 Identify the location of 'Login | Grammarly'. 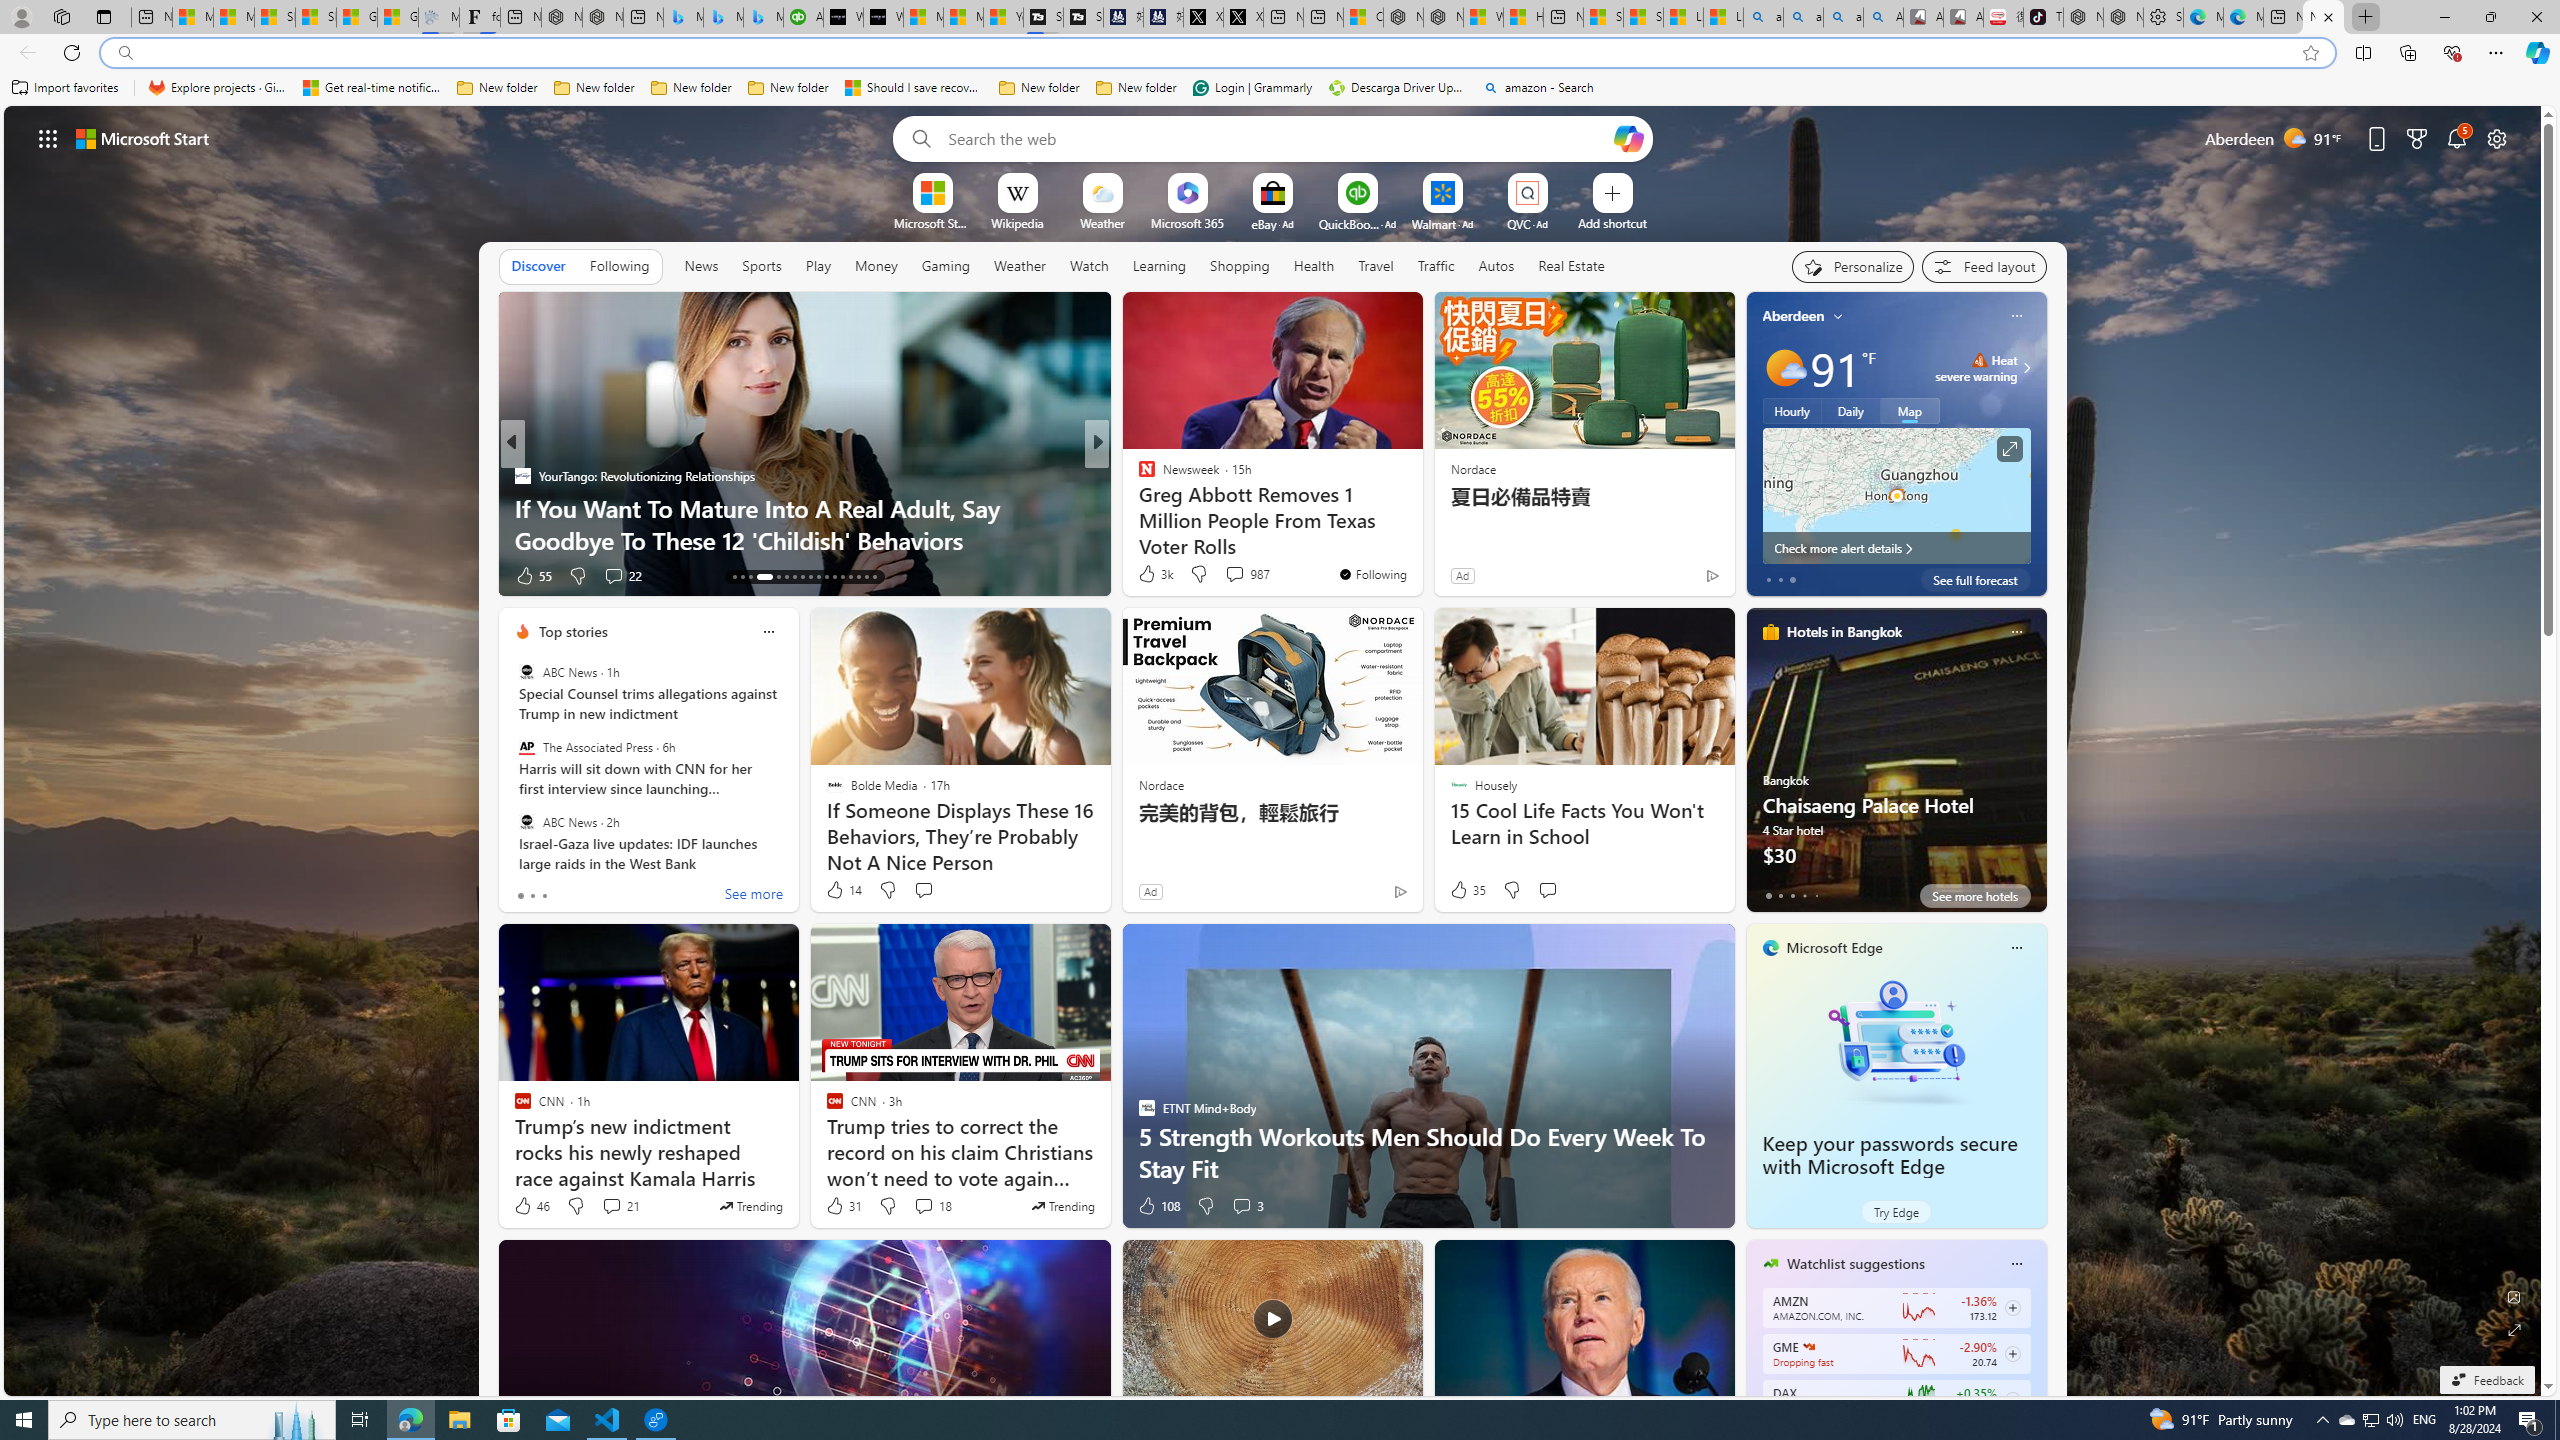
(1252, 87).